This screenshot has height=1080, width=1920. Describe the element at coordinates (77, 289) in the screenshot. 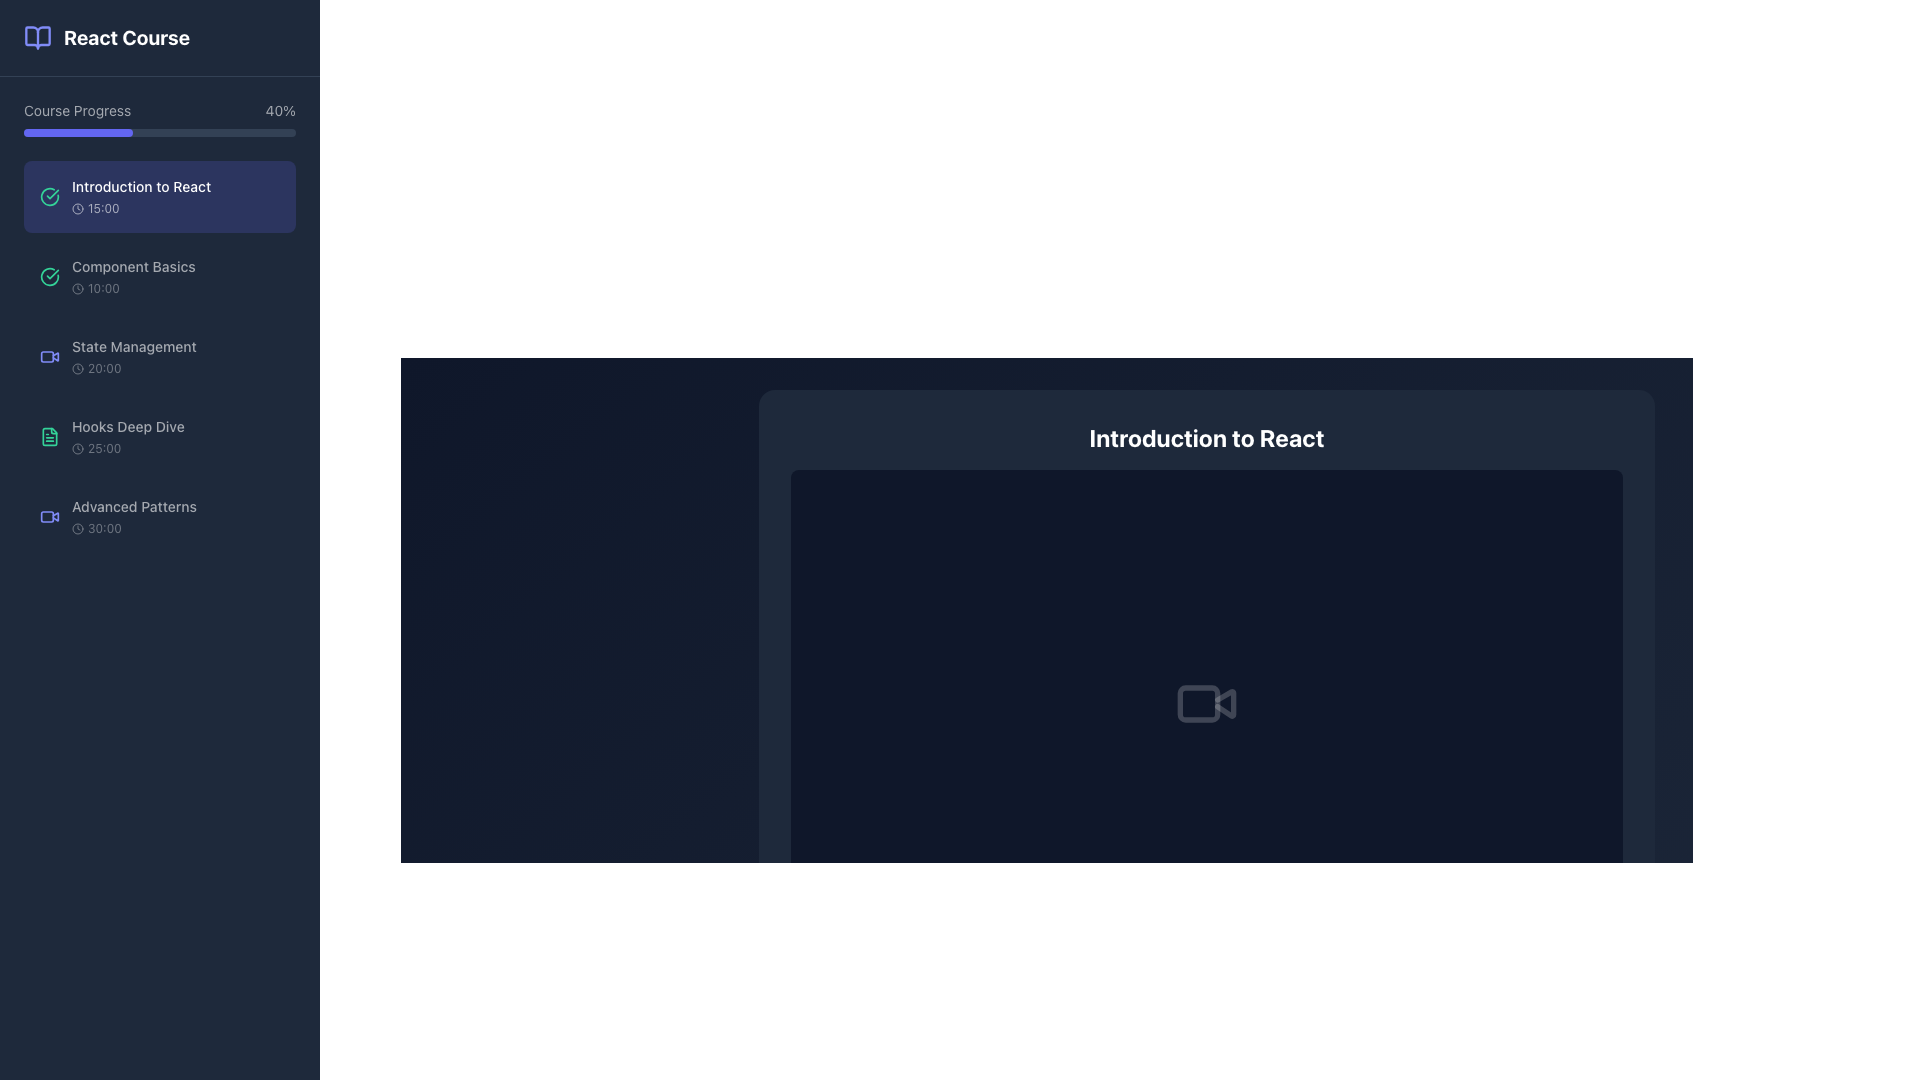

I see `the small circular clock icon located to the left of the time text '10:00' in the 'Component Basics' item entry` at that location.